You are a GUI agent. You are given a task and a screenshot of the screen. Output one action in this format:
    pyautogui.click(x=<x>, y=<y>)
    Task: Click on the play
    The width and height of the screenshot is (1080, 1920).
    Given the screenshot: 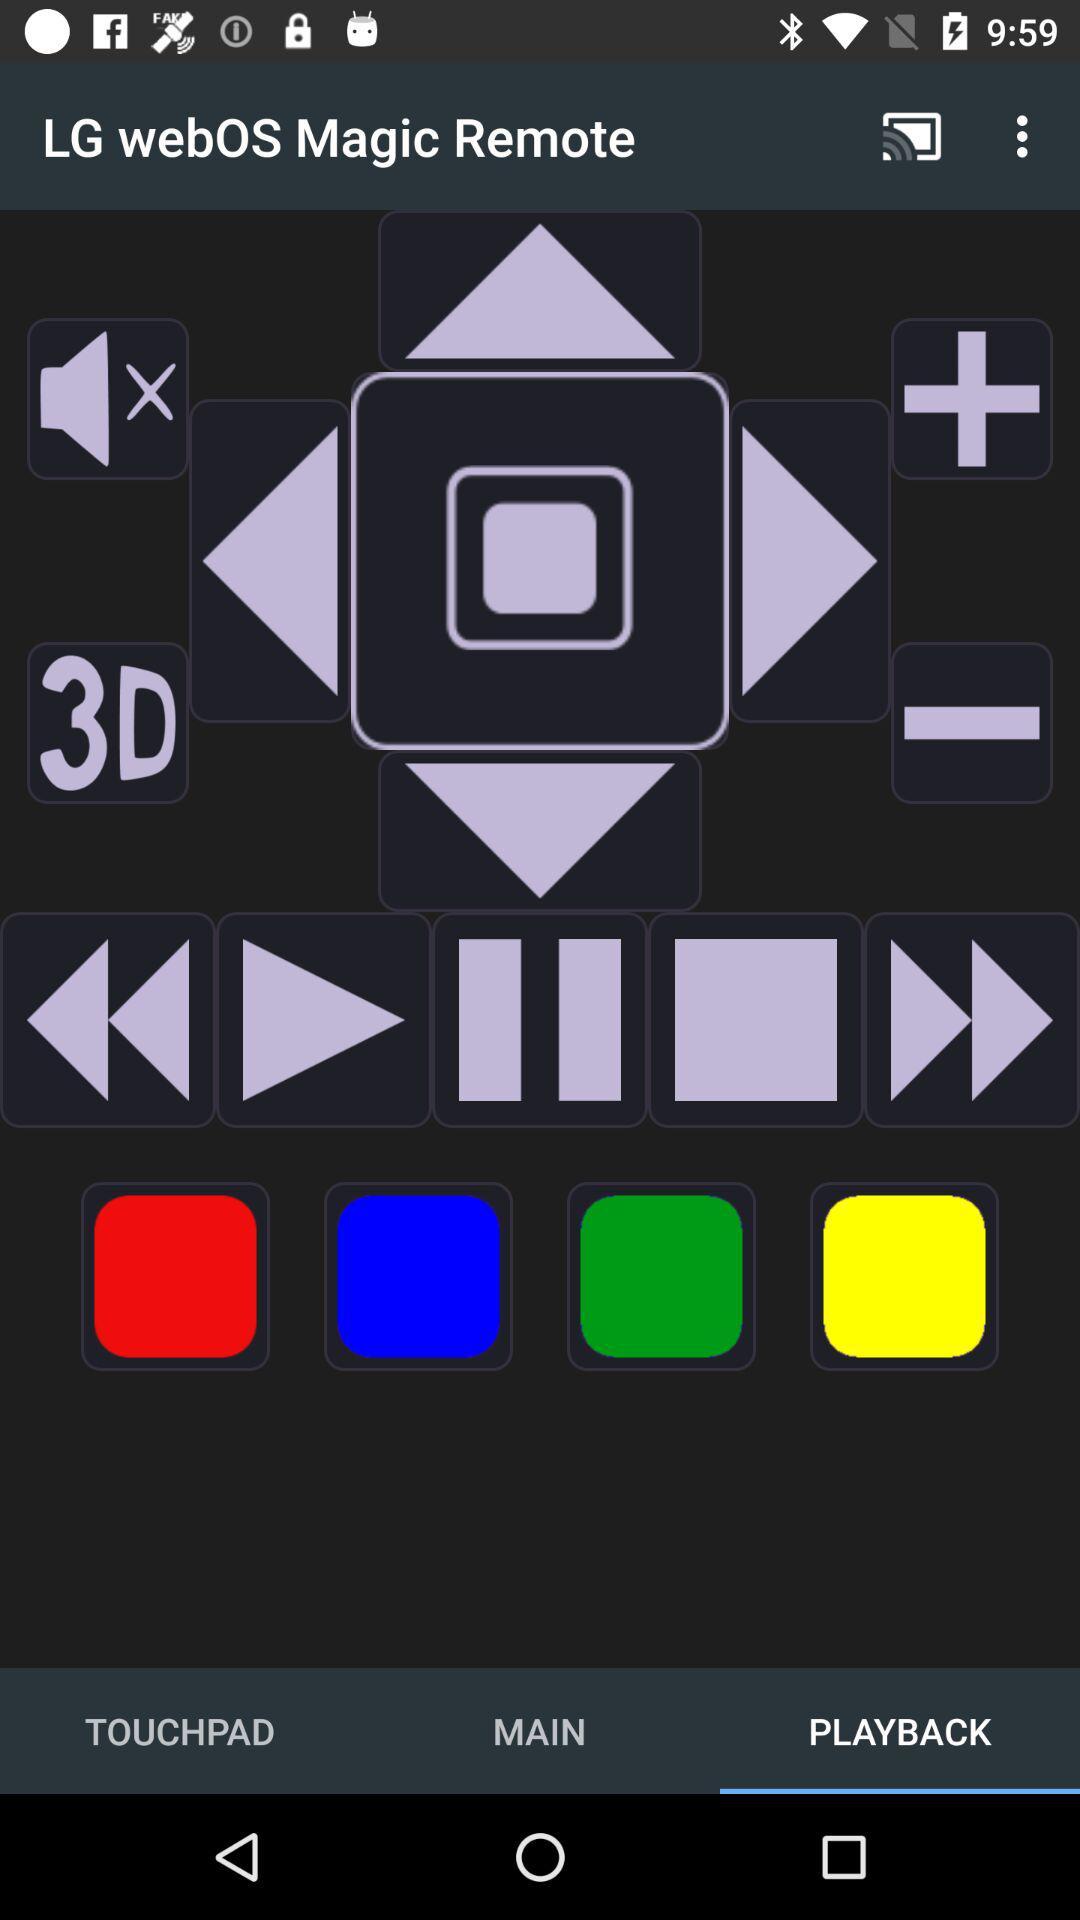 What is the action you would take?
    pyautogui.click(x=756, y=1019)
    